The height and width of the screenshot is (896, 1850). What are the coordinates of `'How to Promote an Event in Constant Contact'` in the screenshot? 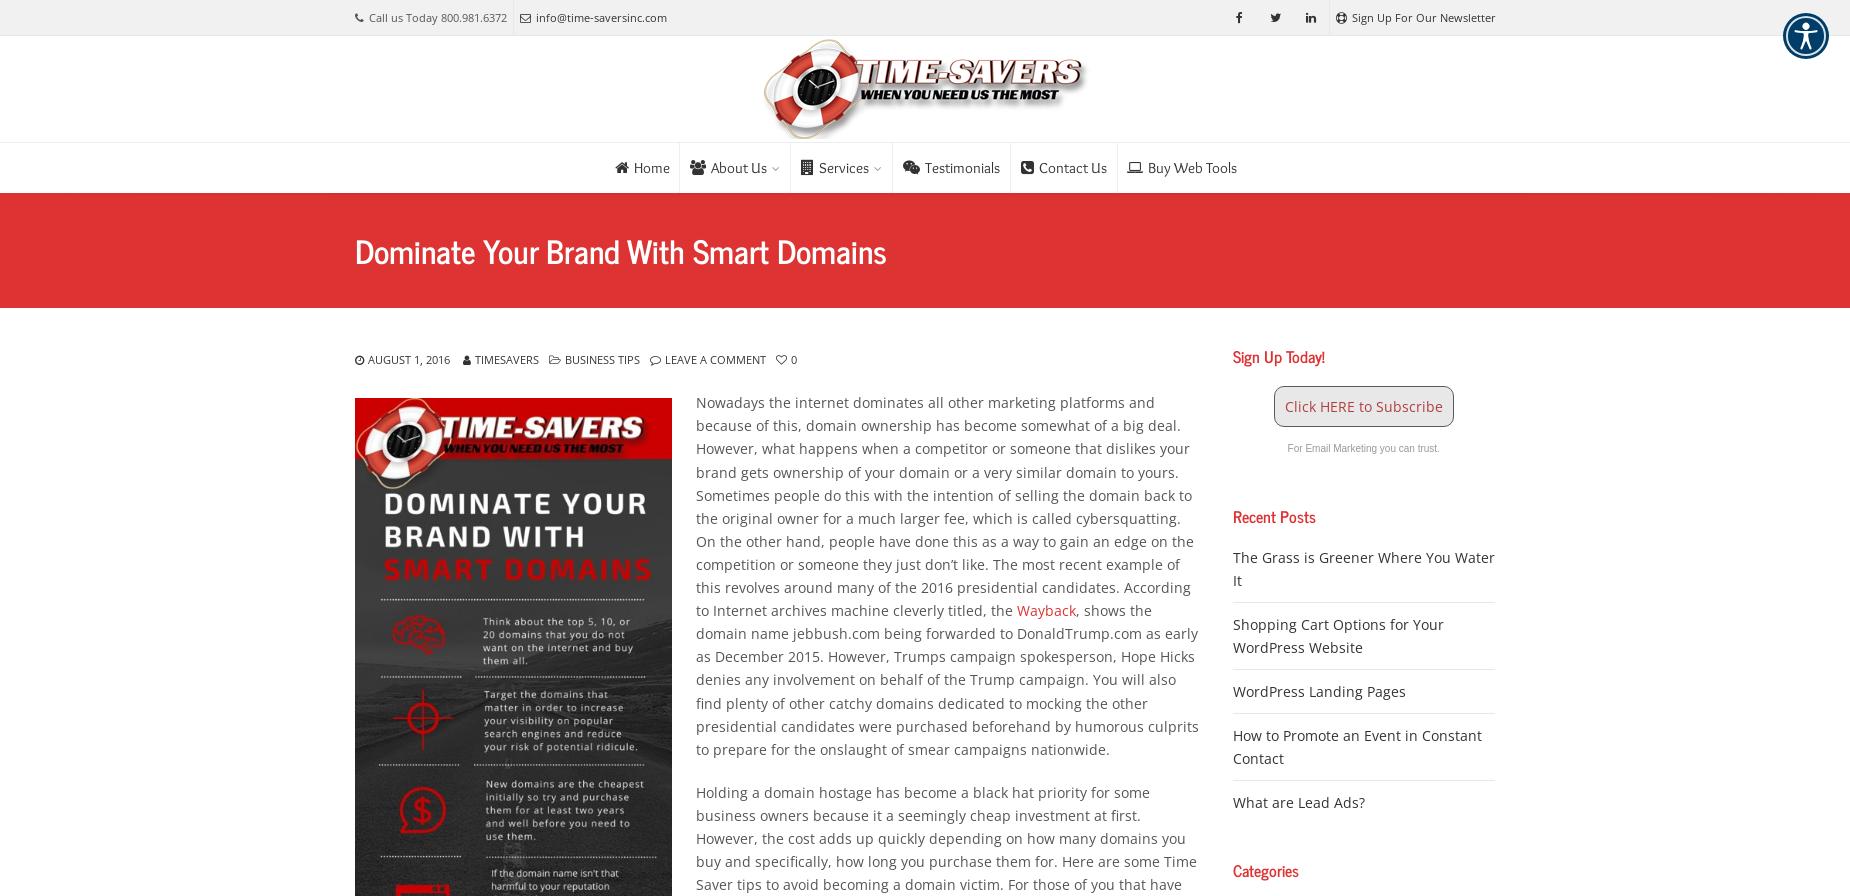 It's located at (1355, 746).